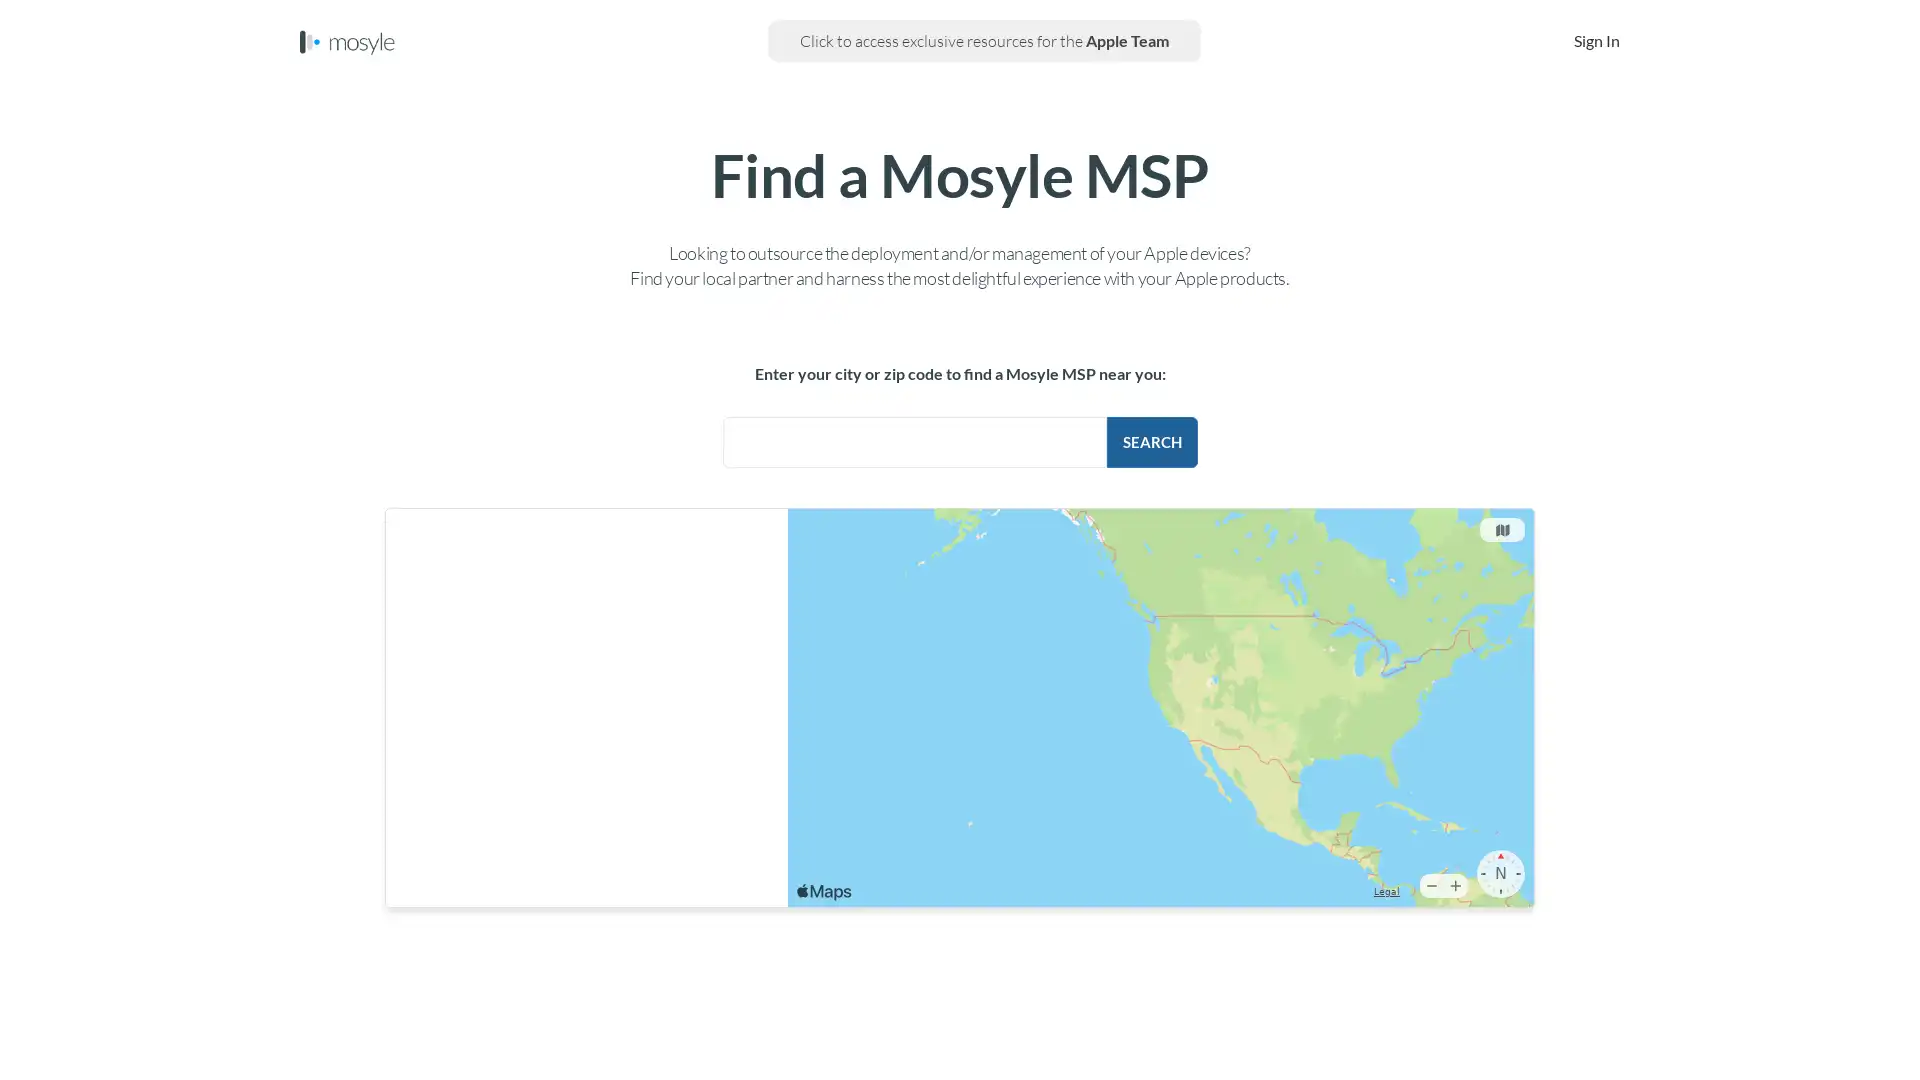 The width and height of the screenshot is (1920, 1080). I want to click on Search, so click(1151, 441).